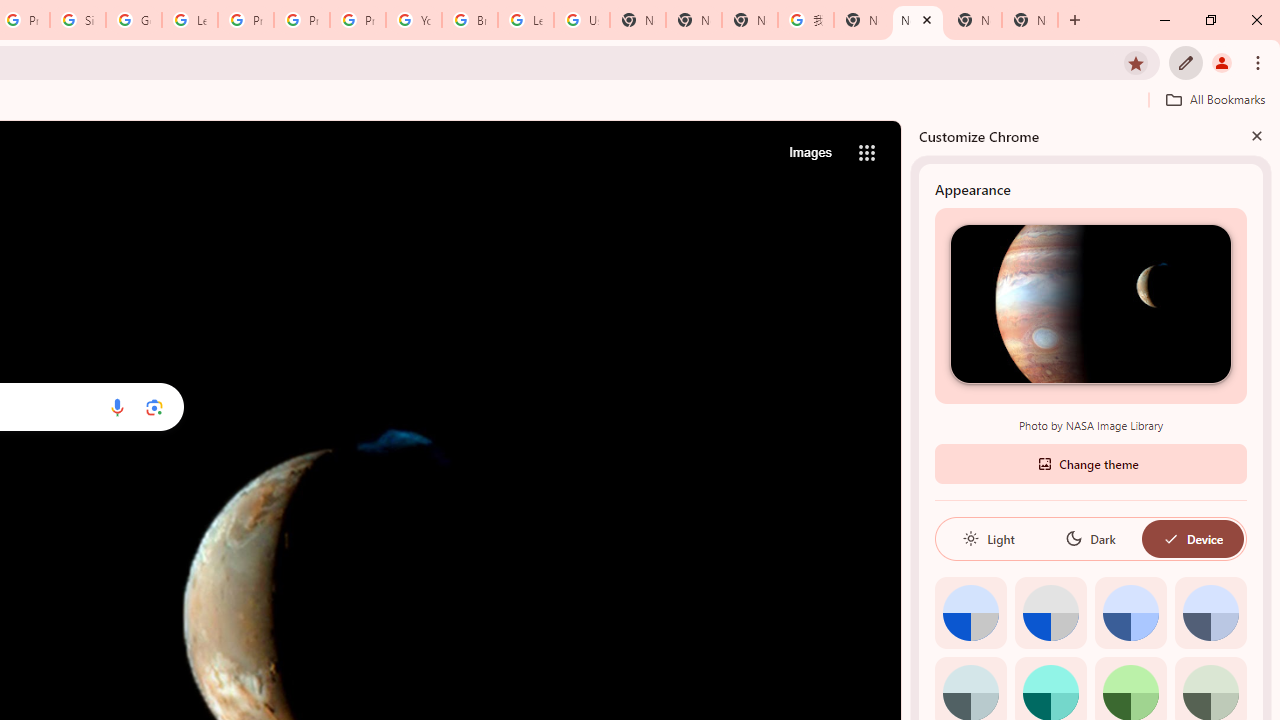 This screenshot has height=720, width=1280. I want to click on 'Change theme', so click(1089, 463).